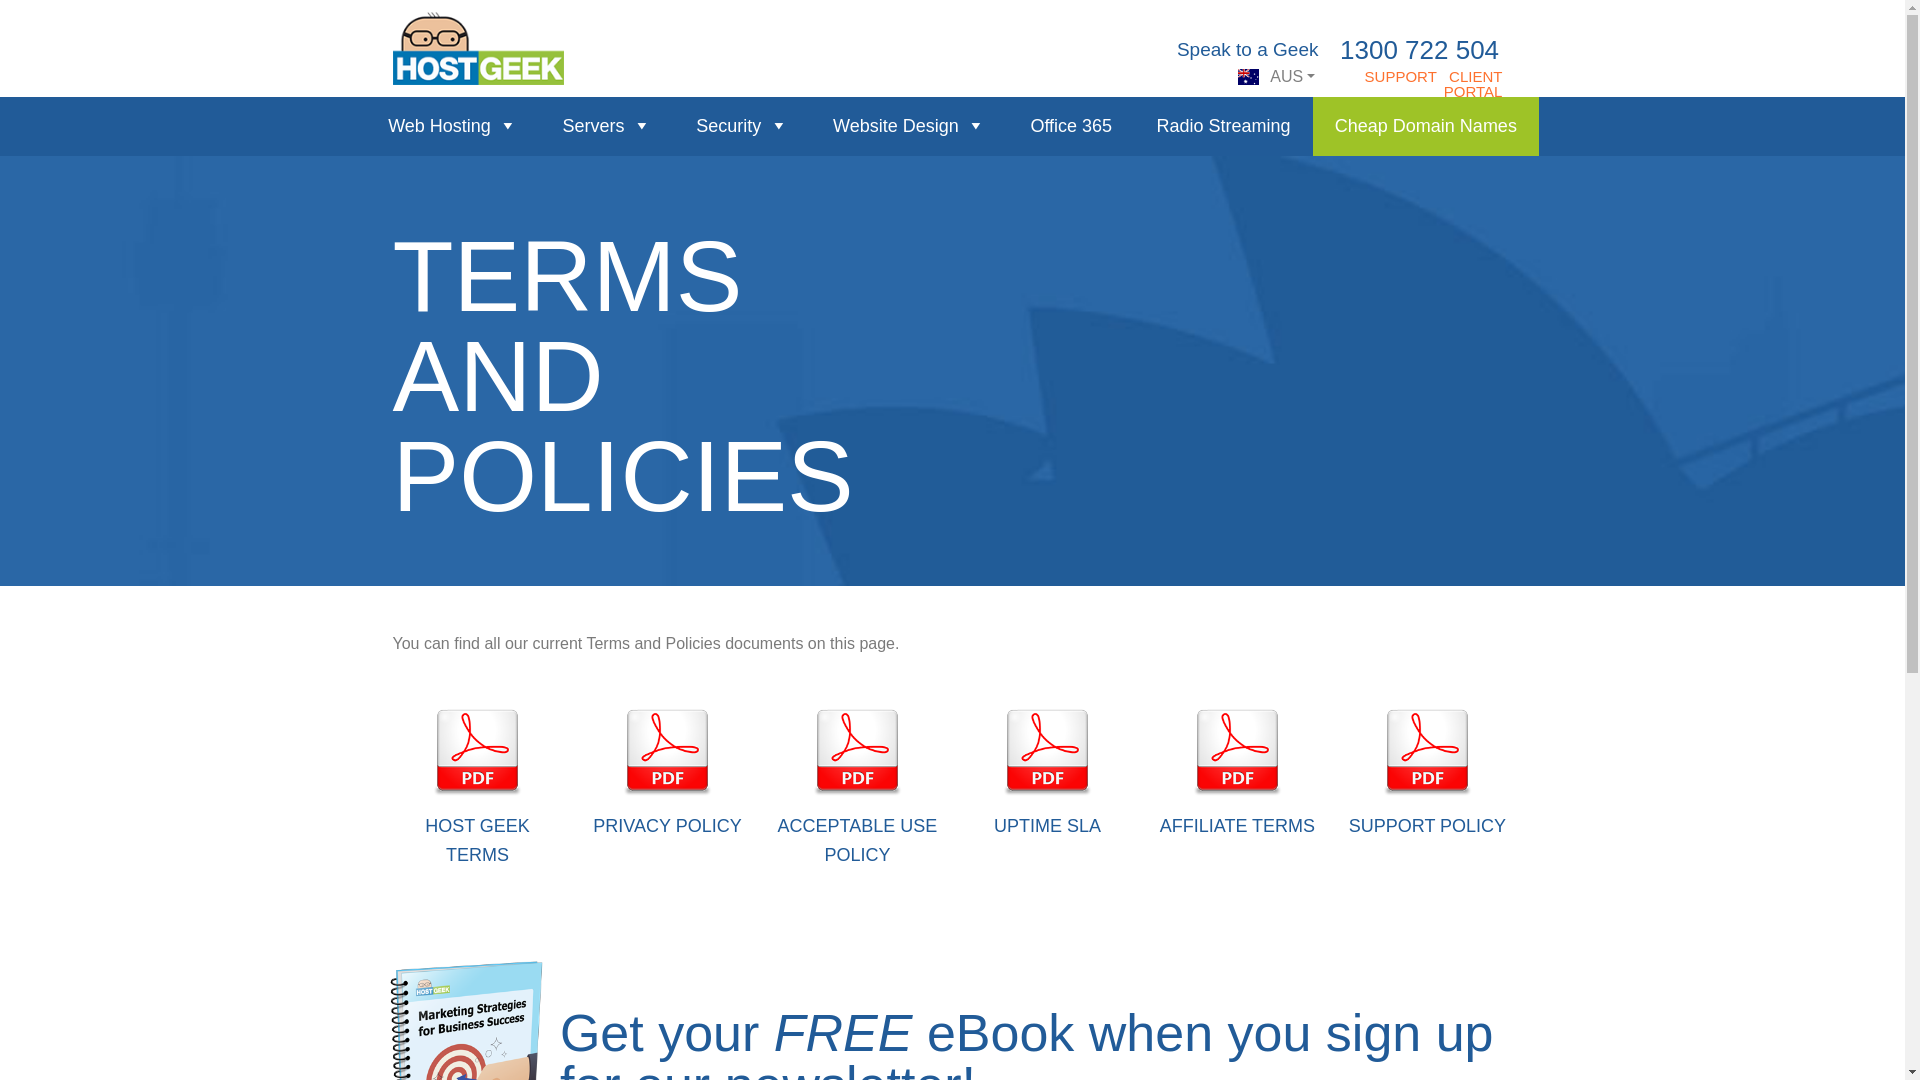 The width and height of the screenshot is (1920, 1080). Describe the element at coordinates (592, 825) in the screenshot. I see `'PRIVACY POLICY'` at that location.